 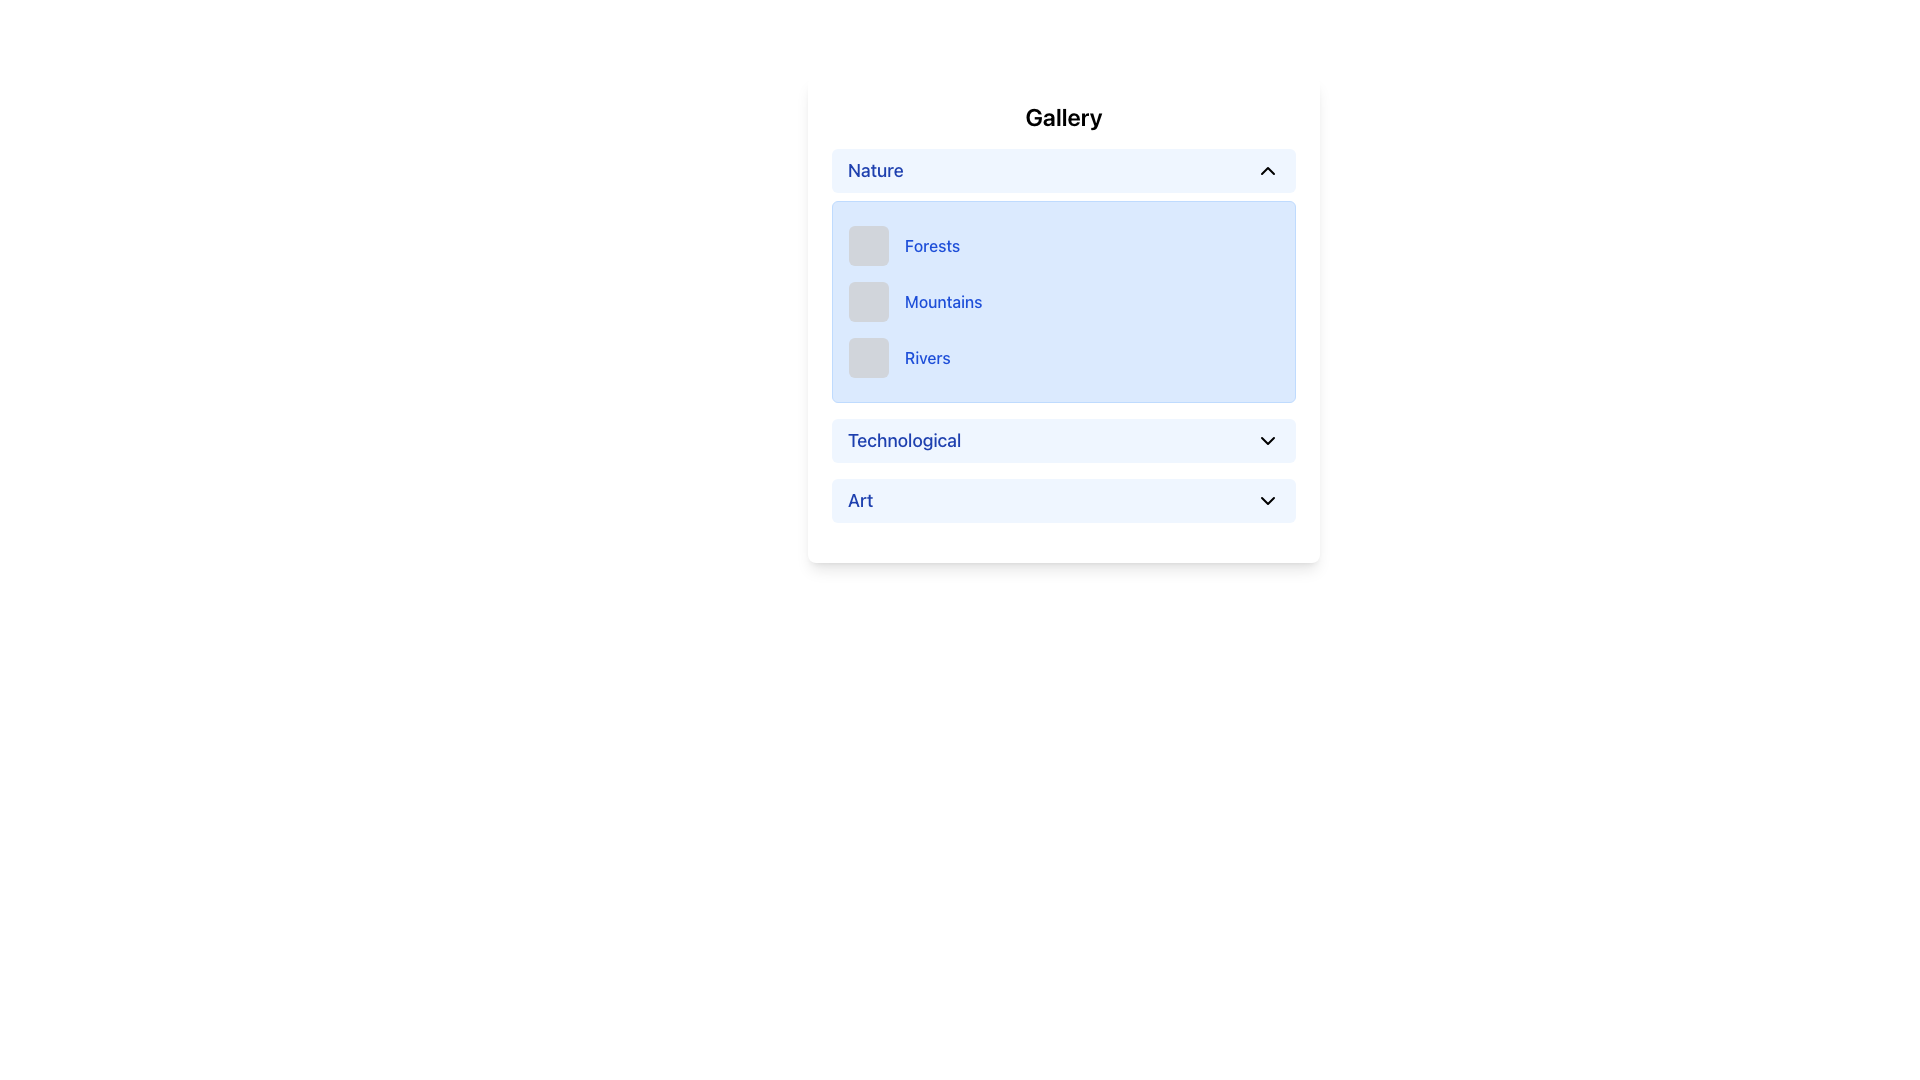 I want to click on the collapse icon located on the rightmost side of the 'Nature' section, so click(x=1266, y=169).